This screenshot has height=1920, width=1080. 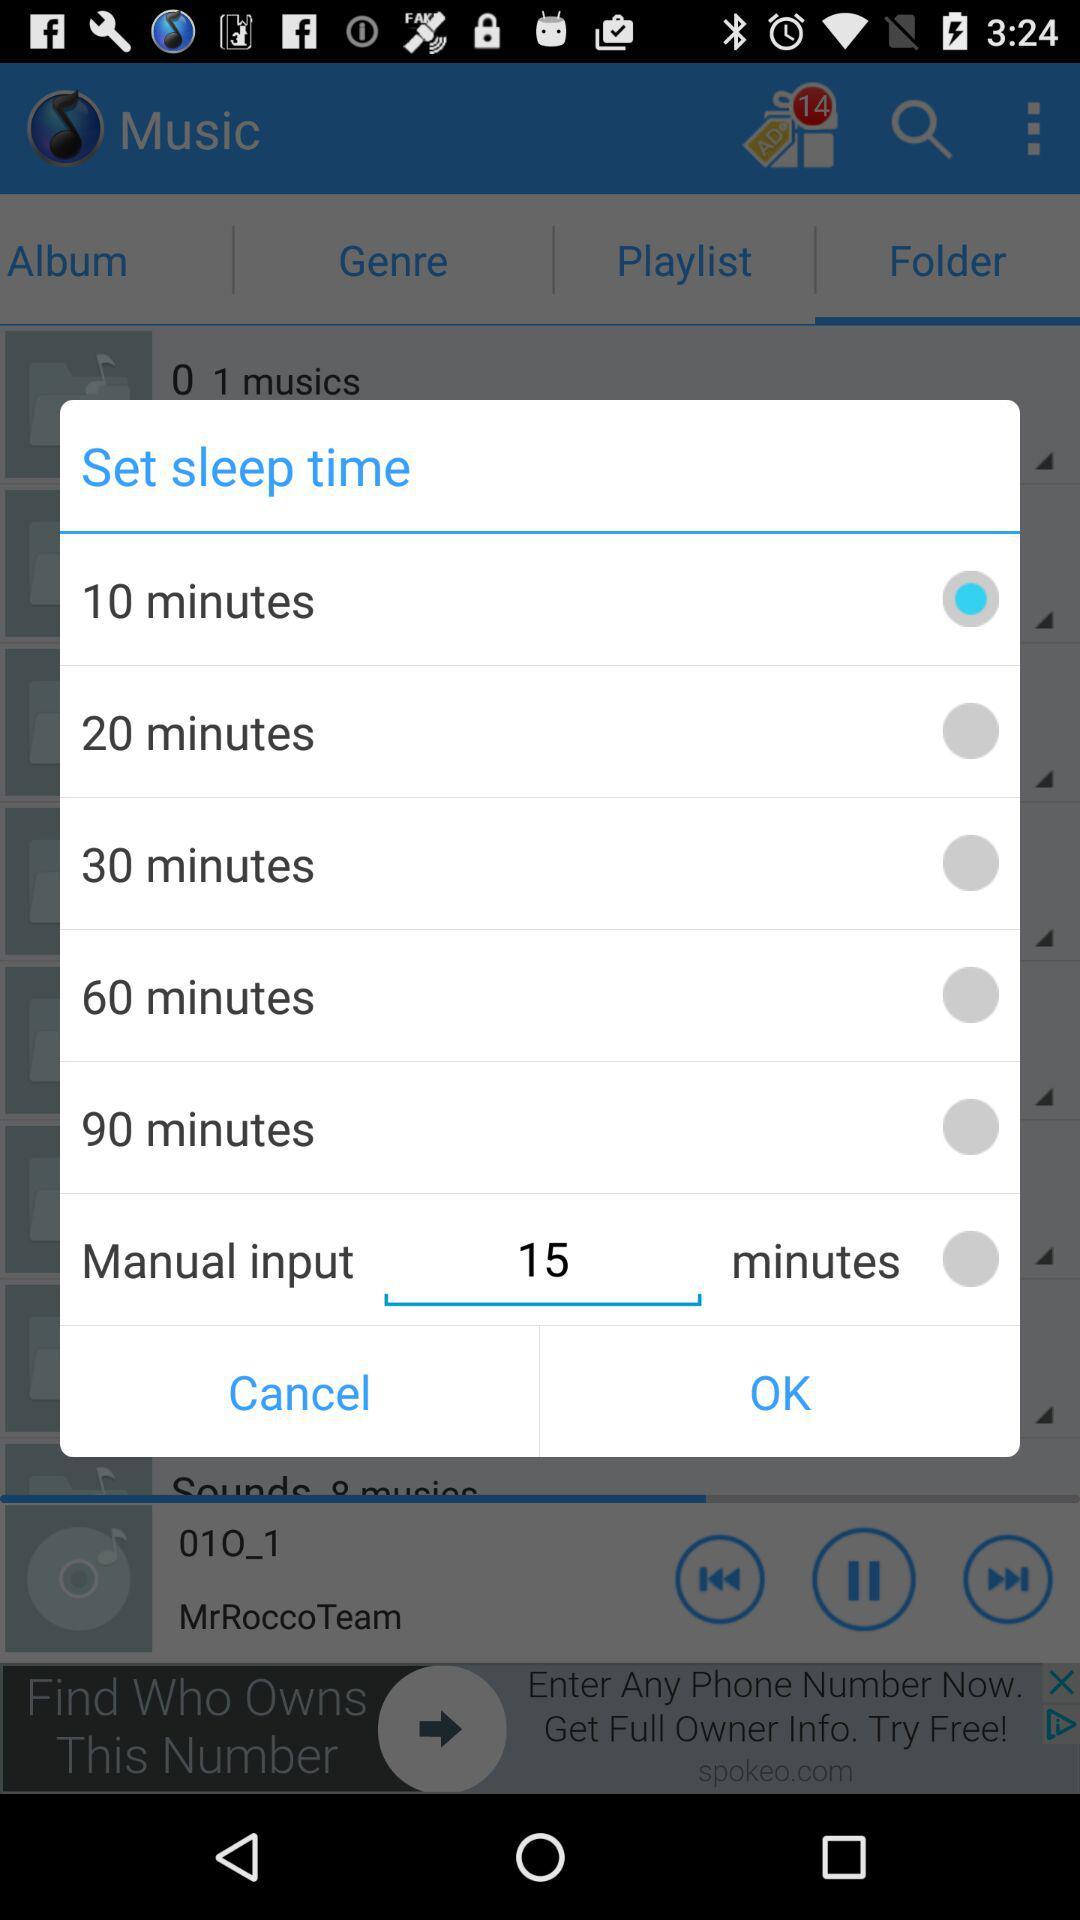 I want to click on the button, so click(x=969, y=863).